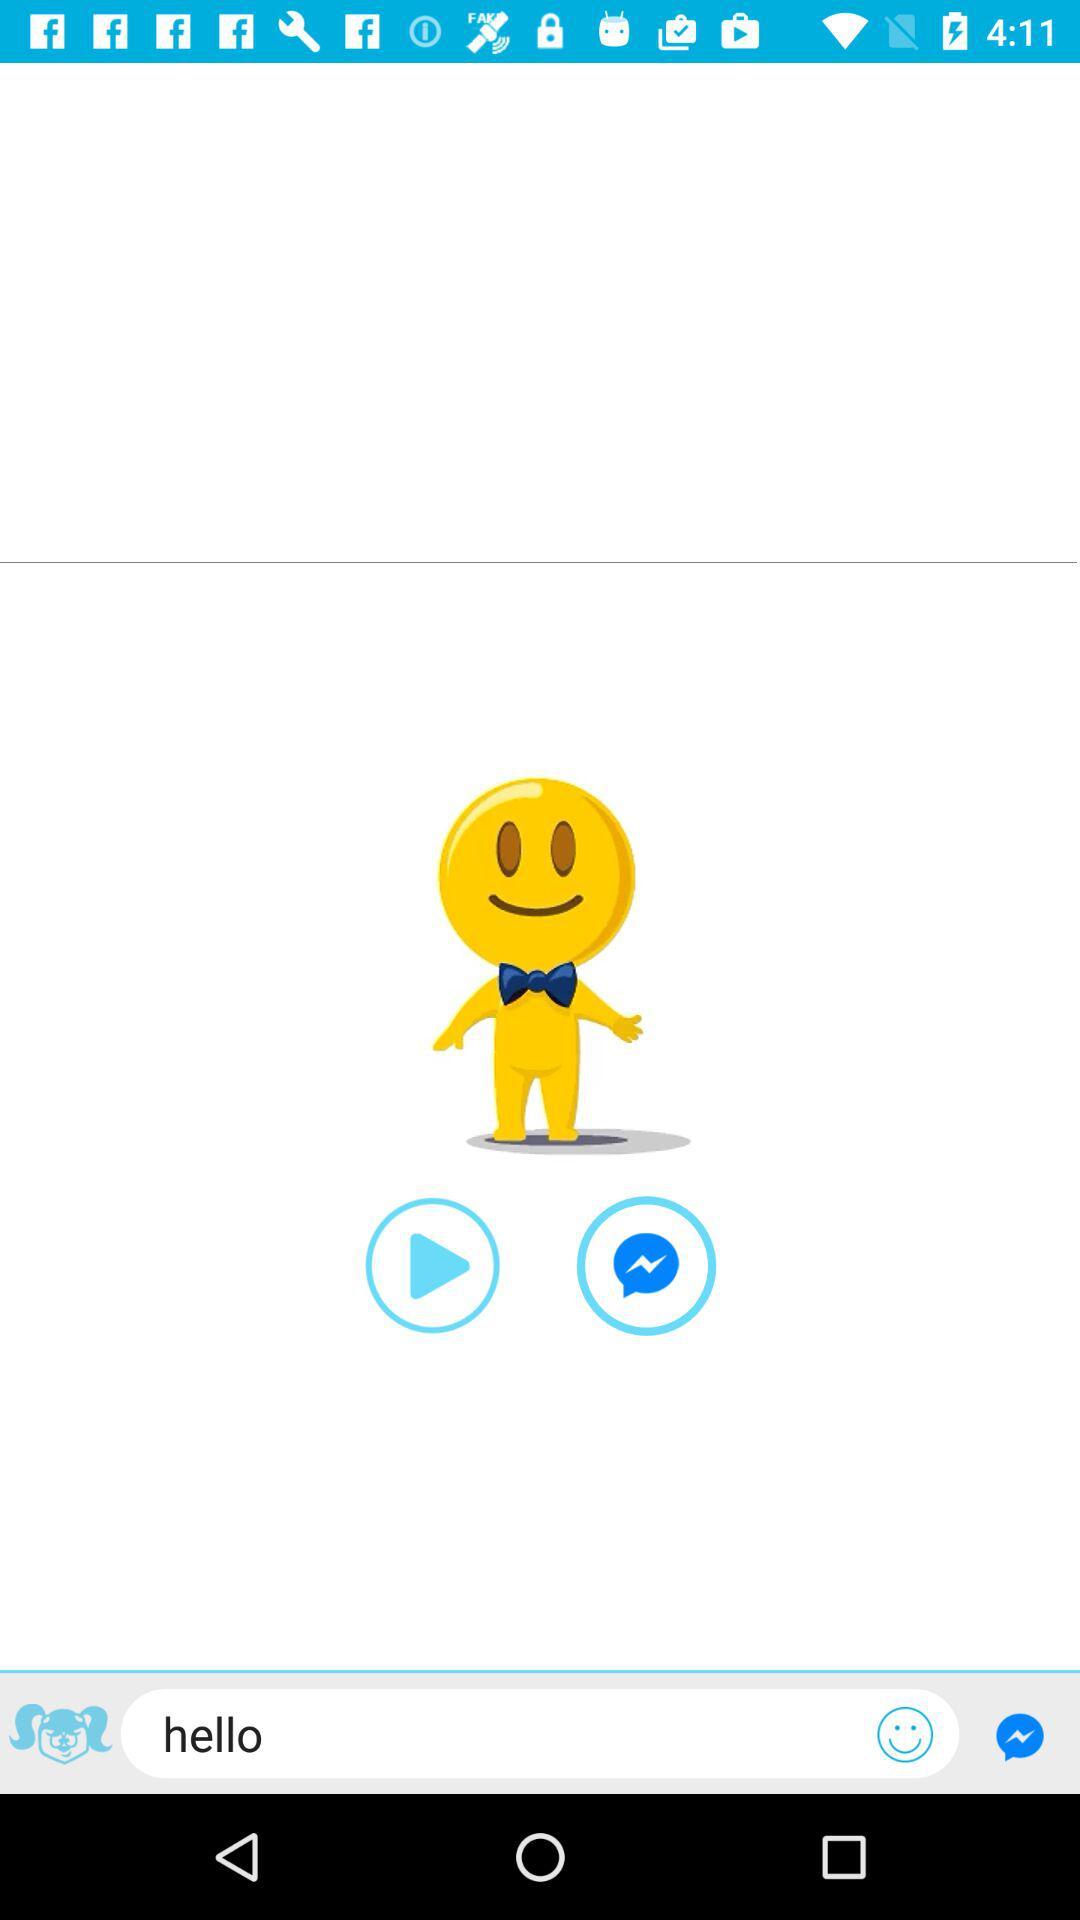 This screenshot has height=1920, width=1080. What do you see at coordinates (646, 1265) in the screenshot?
I see `share in message` at bounding box center [646, 1265].